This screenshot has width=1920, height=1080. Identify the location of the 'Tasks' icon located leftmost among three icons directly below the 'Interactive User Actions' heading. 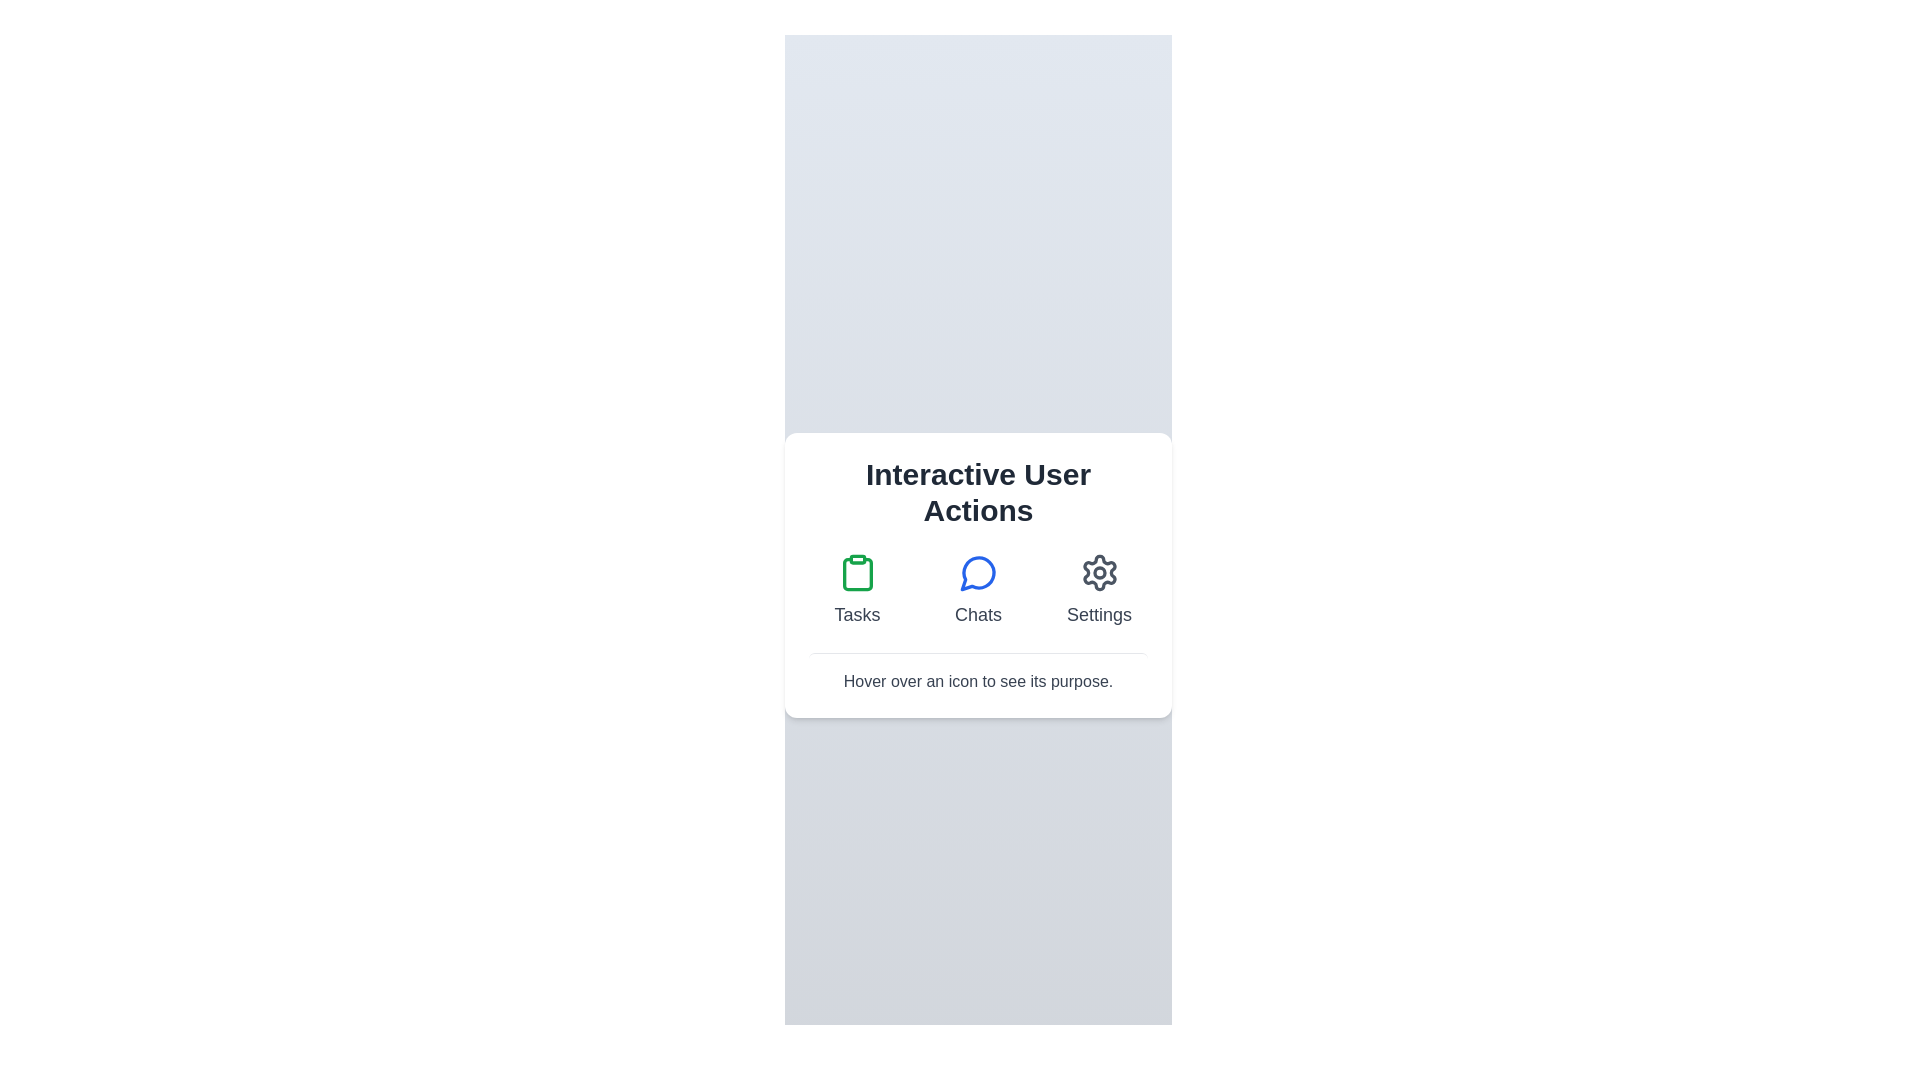
(857, 574).